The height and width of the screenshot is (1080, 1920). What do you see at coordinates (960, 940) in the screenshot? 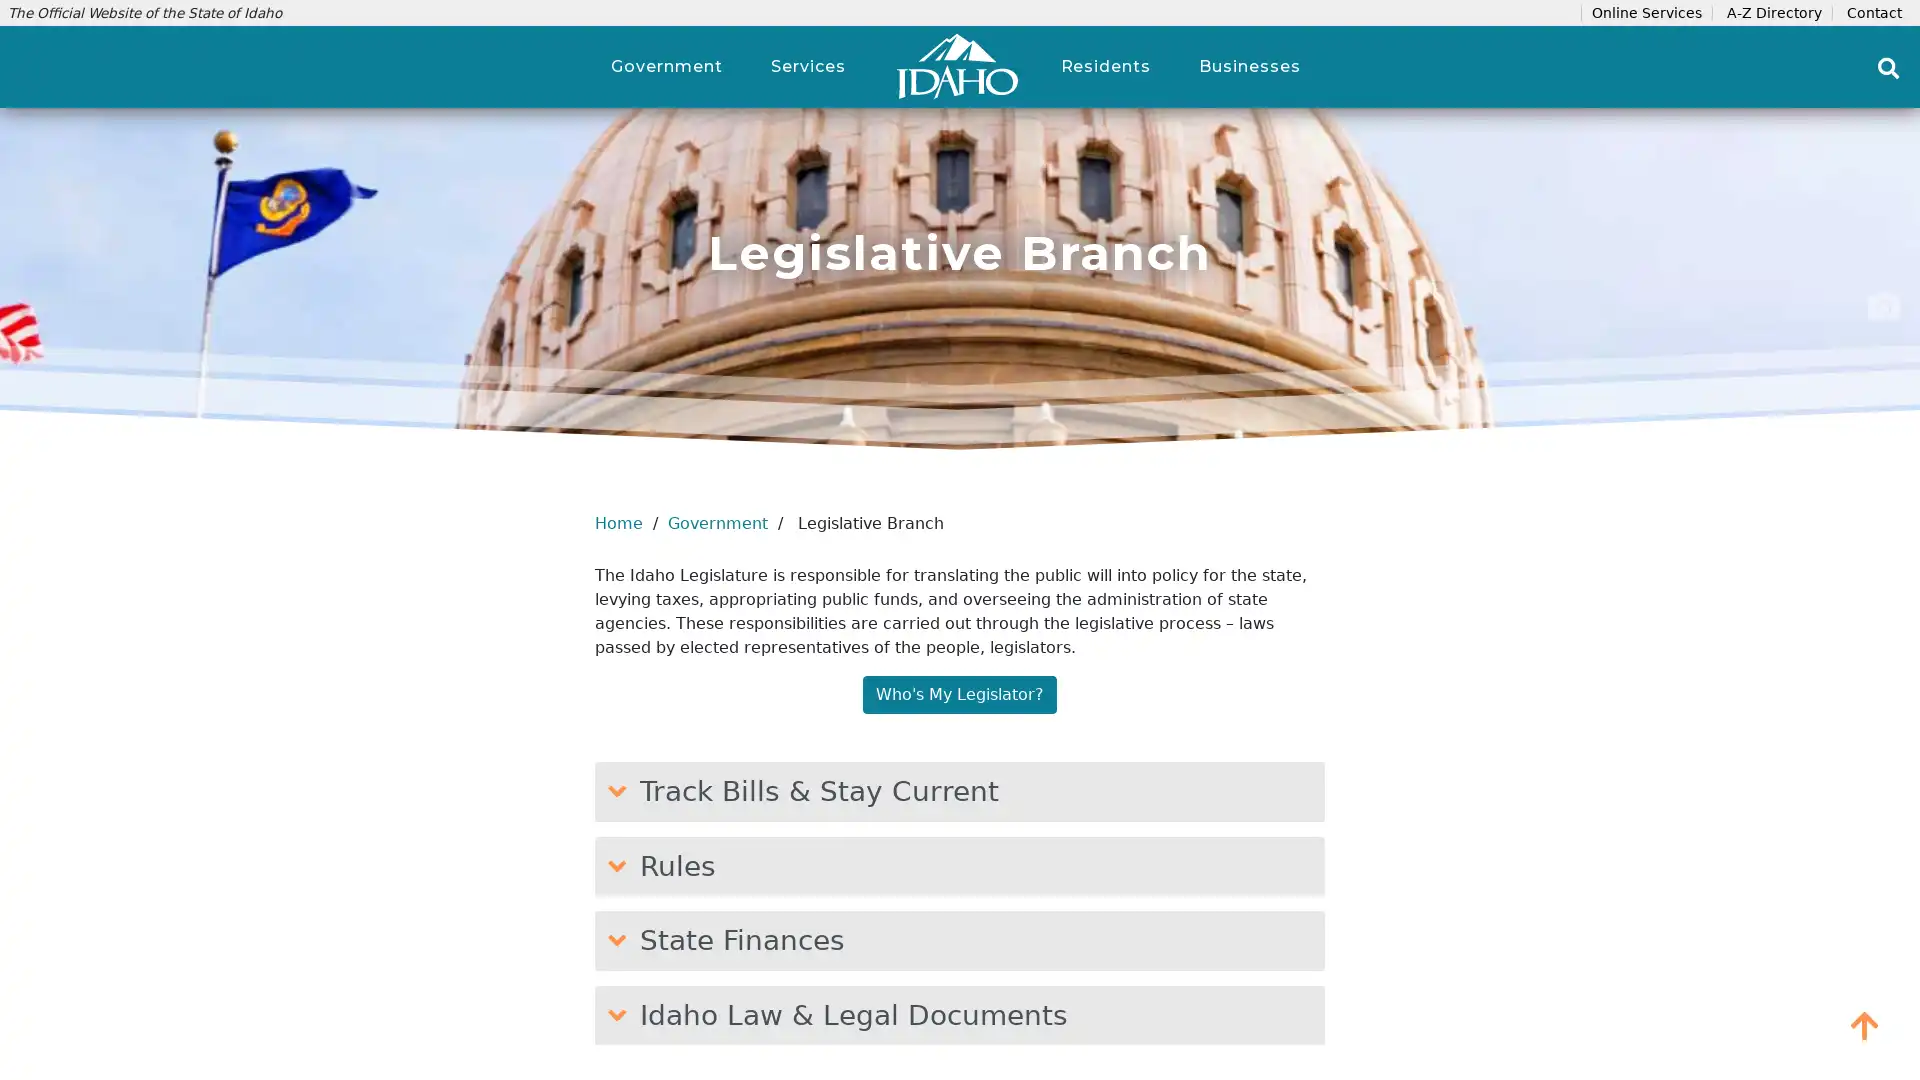
I see `State Finances` at bounding box center [960, 940].